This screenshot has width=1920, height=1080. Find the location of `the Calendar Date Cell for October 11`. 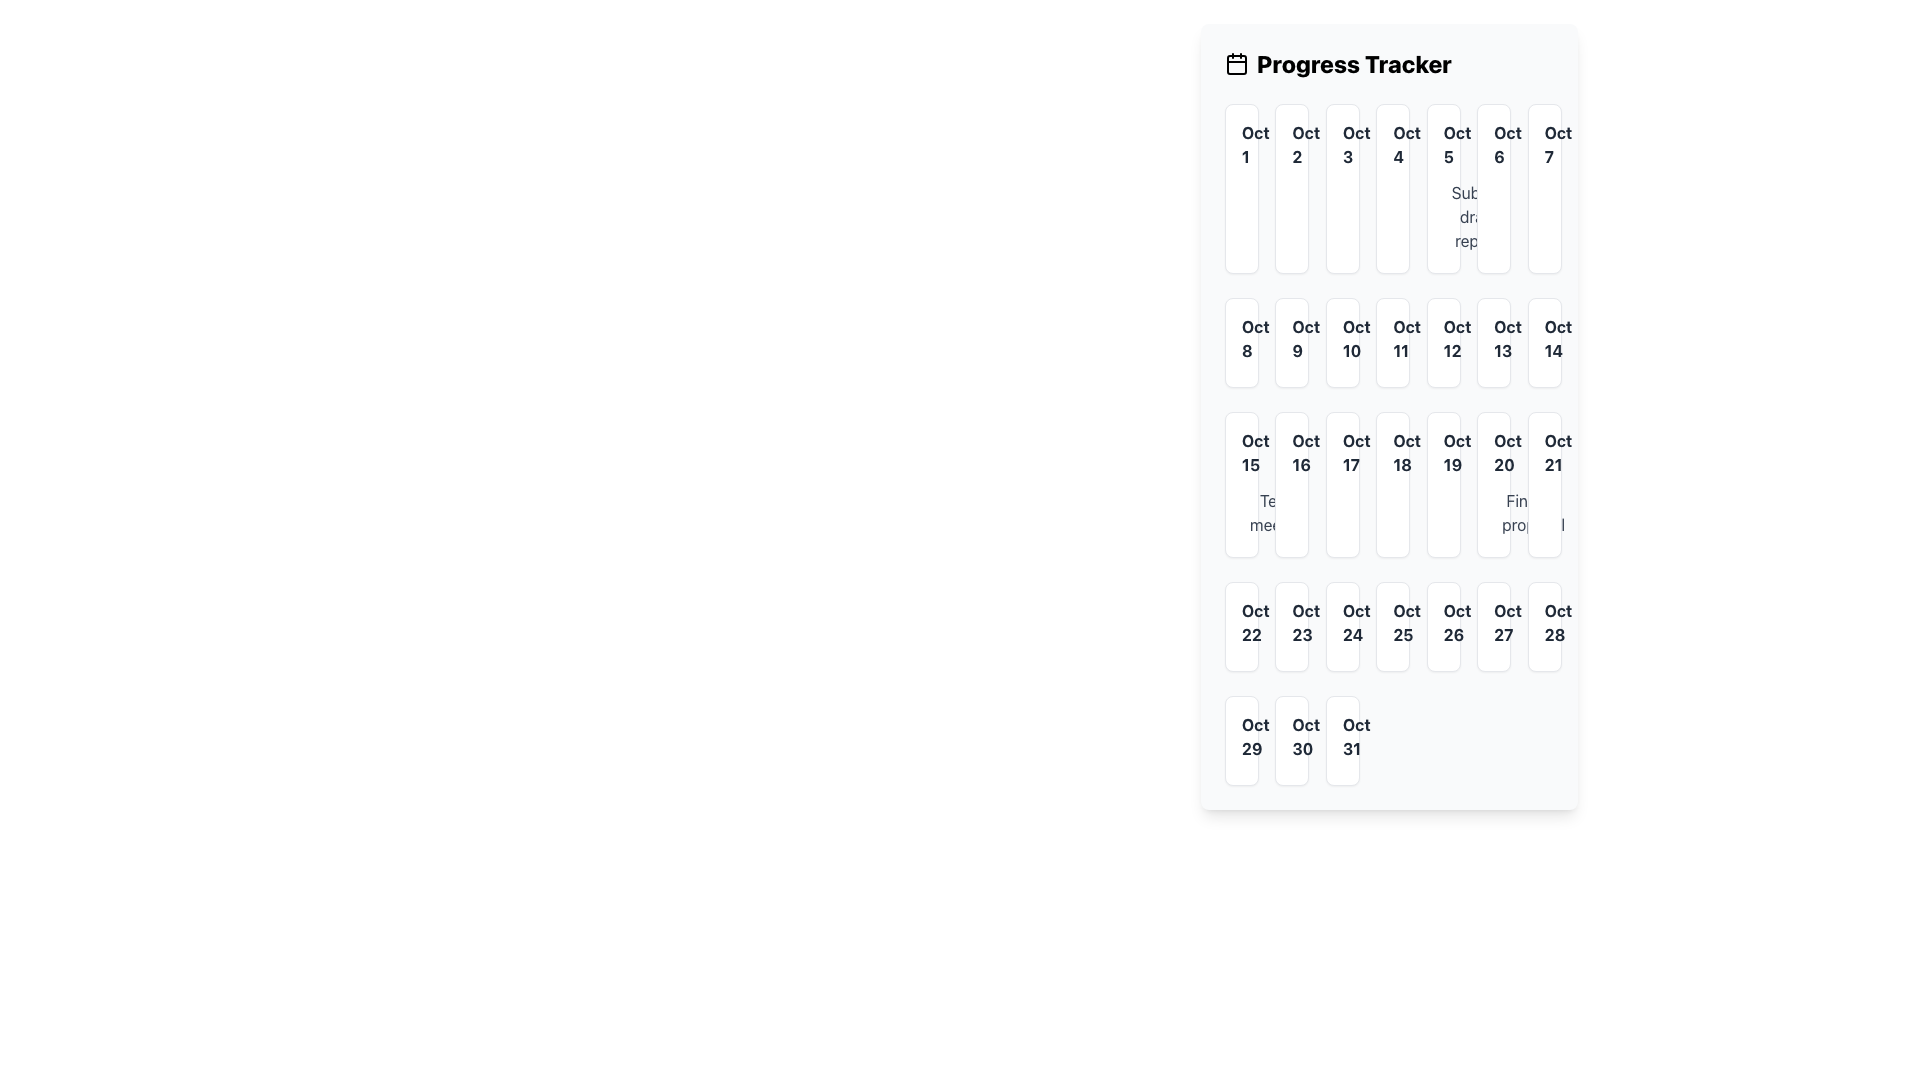

the Calendar Date Cell for October 11 is located at coordinates (1392, 342).